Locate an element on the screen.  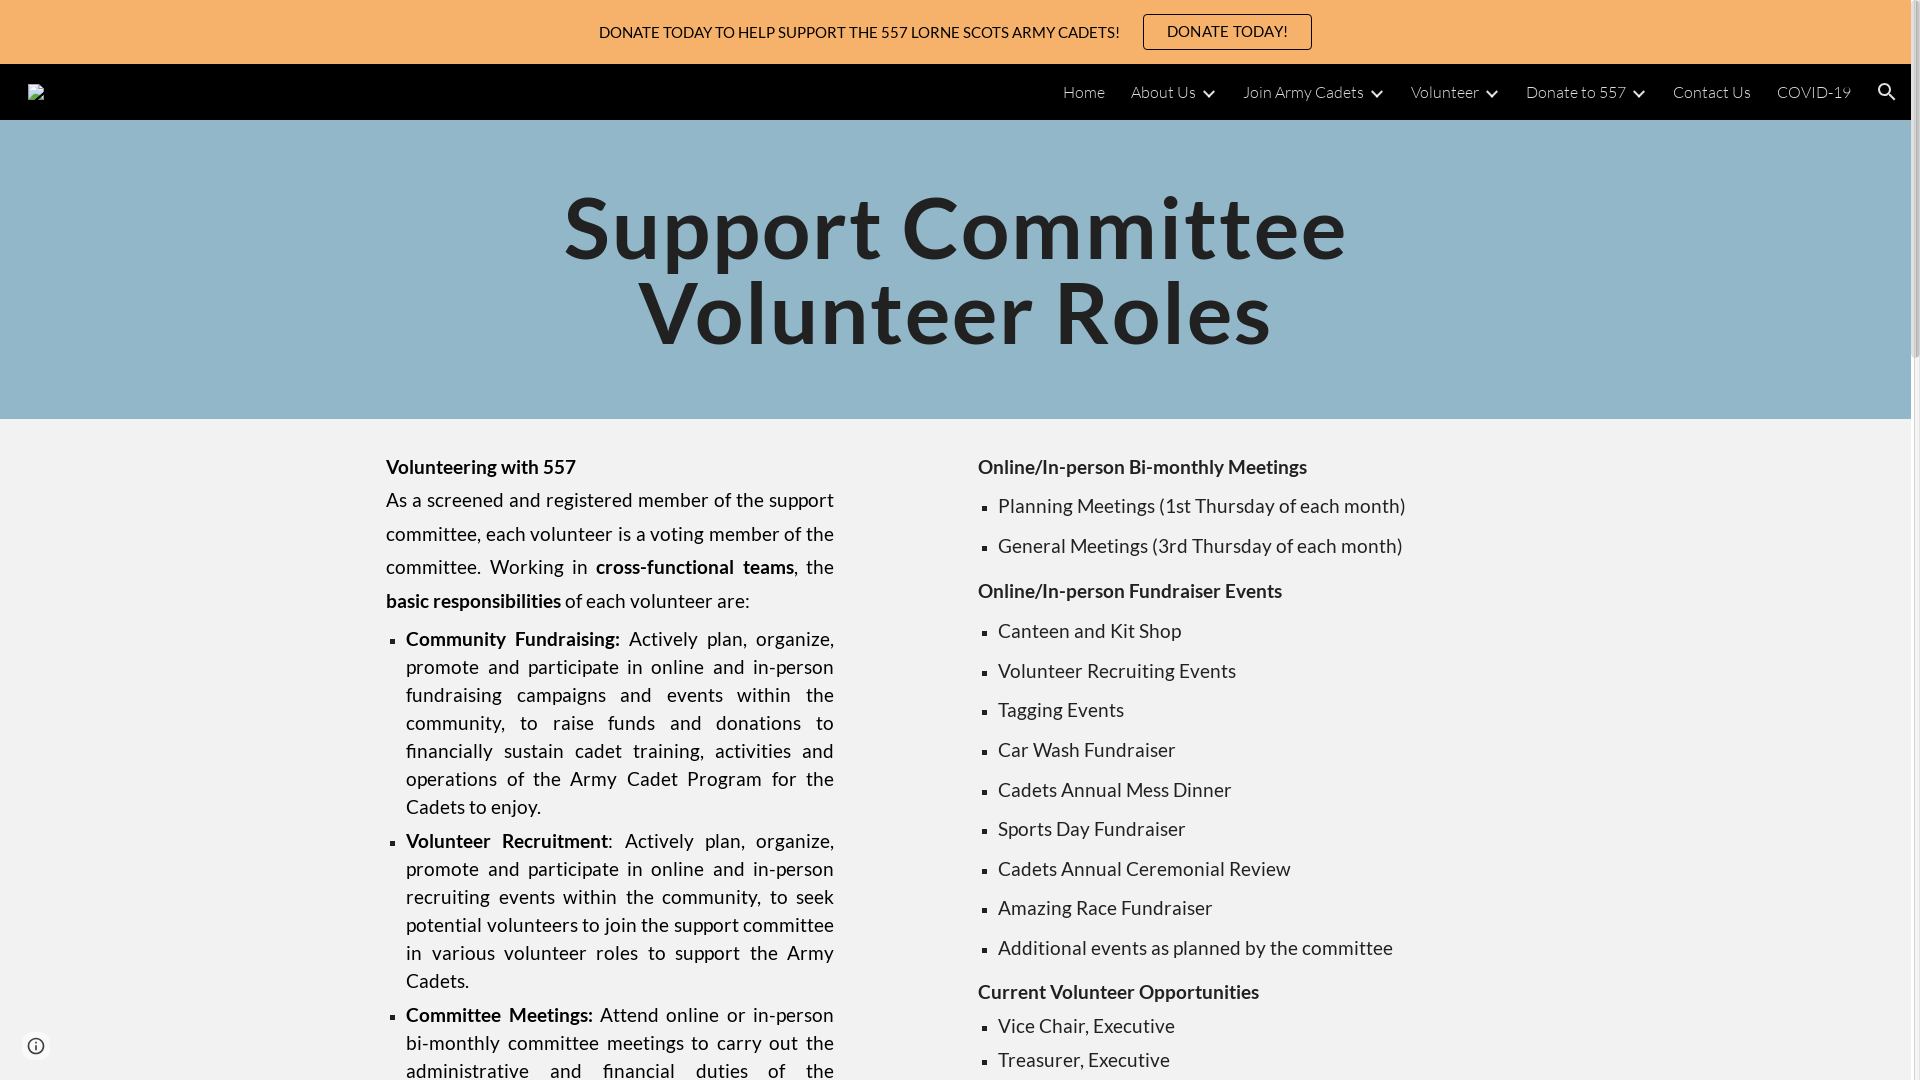
'Contact Us' is located at coordinates (1711, 92).